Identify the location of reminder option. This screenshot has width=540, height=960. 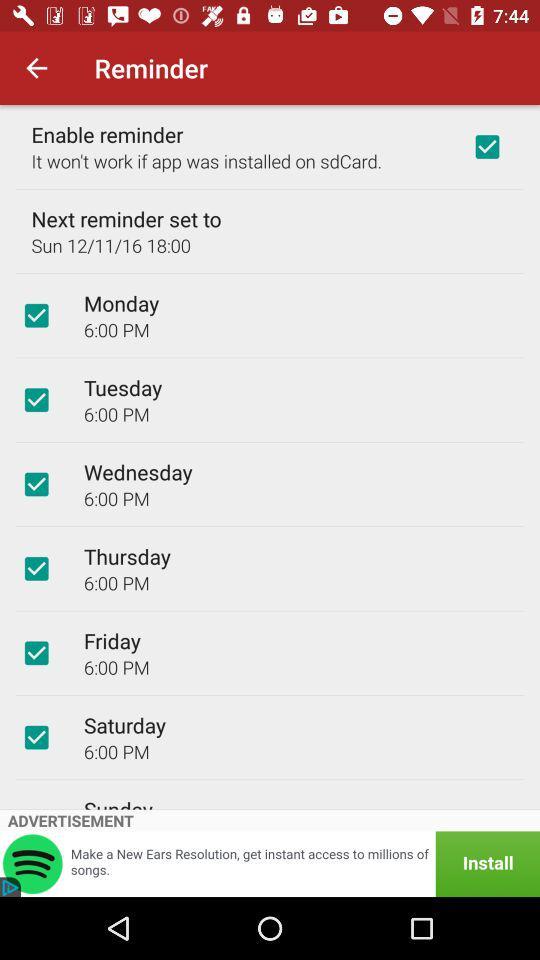
(36, 483).